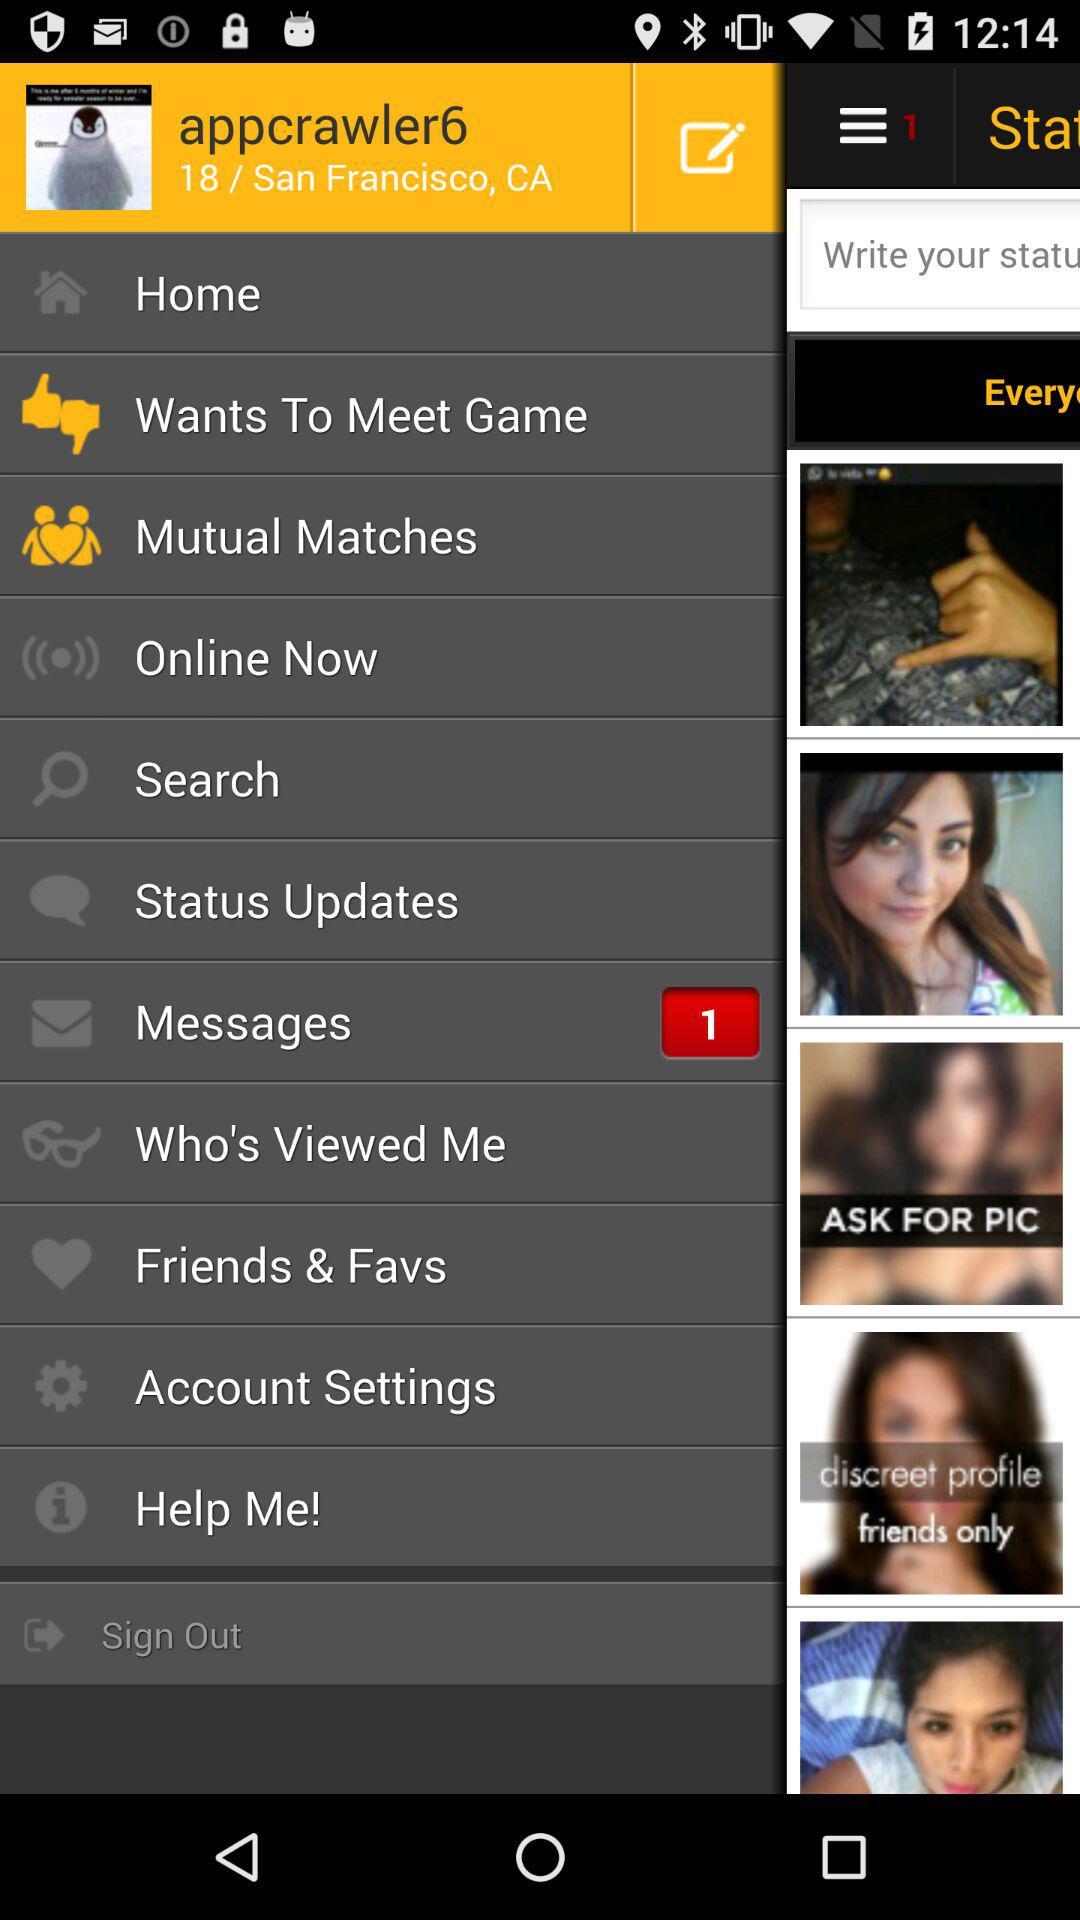 The image size is (1080, 1920). Describe the element at coordinates (937, 390) in the screenshot. I see `the item next to the home button` at that location.